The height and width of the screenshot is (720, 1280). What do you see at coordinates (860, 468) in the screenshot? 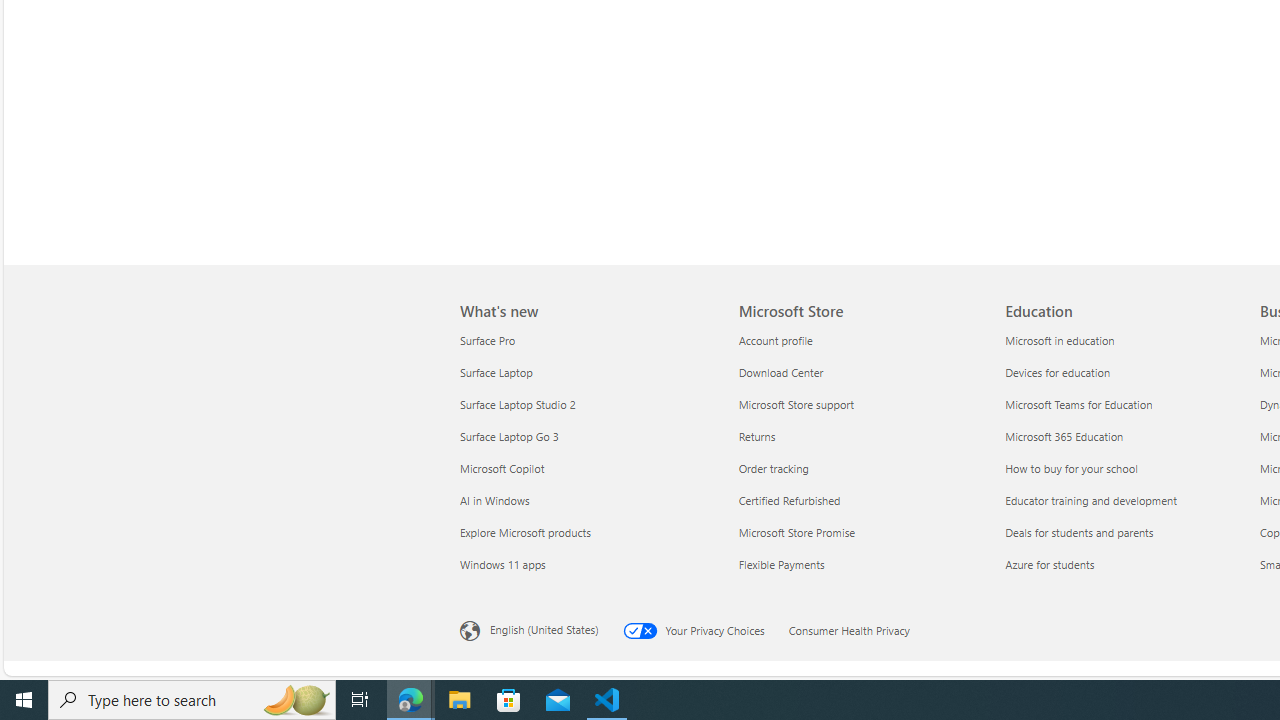
I see `'Order tracking'` at bounding box center [860, 468].